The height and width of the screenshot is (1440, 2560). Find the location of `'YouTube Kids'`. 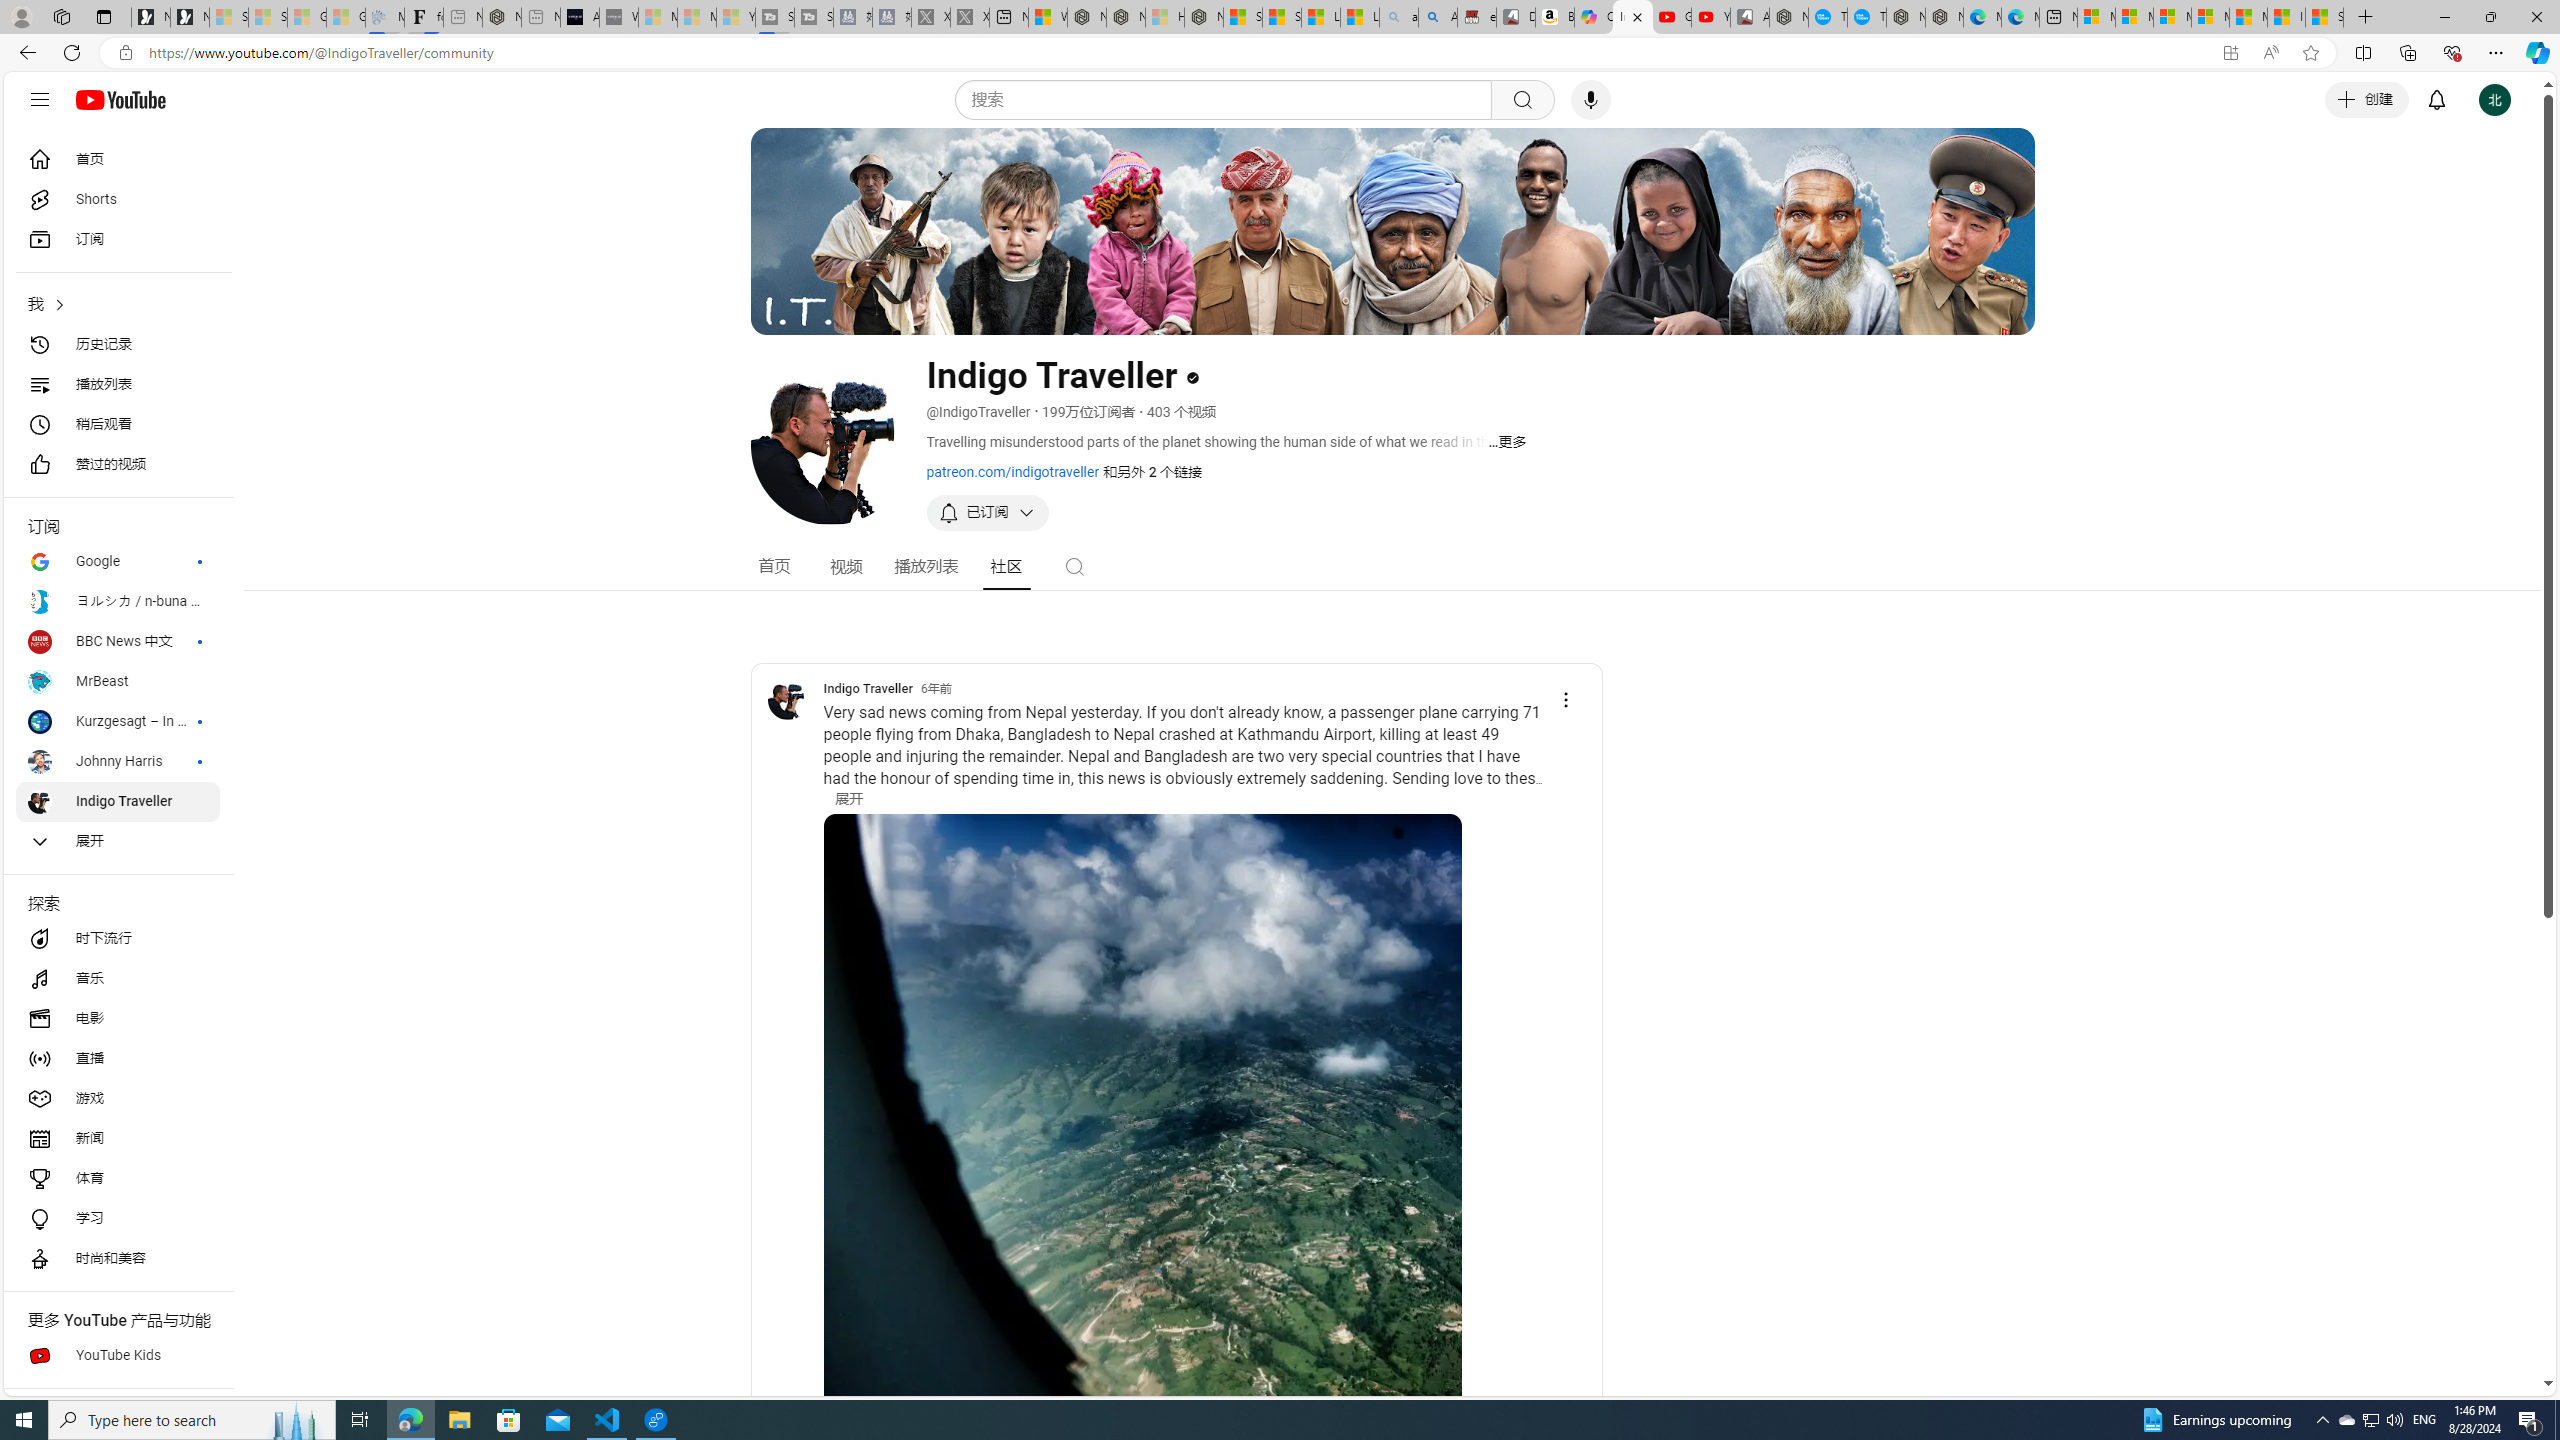

'YouTube Kids' is located at coordinates (117, 1355).